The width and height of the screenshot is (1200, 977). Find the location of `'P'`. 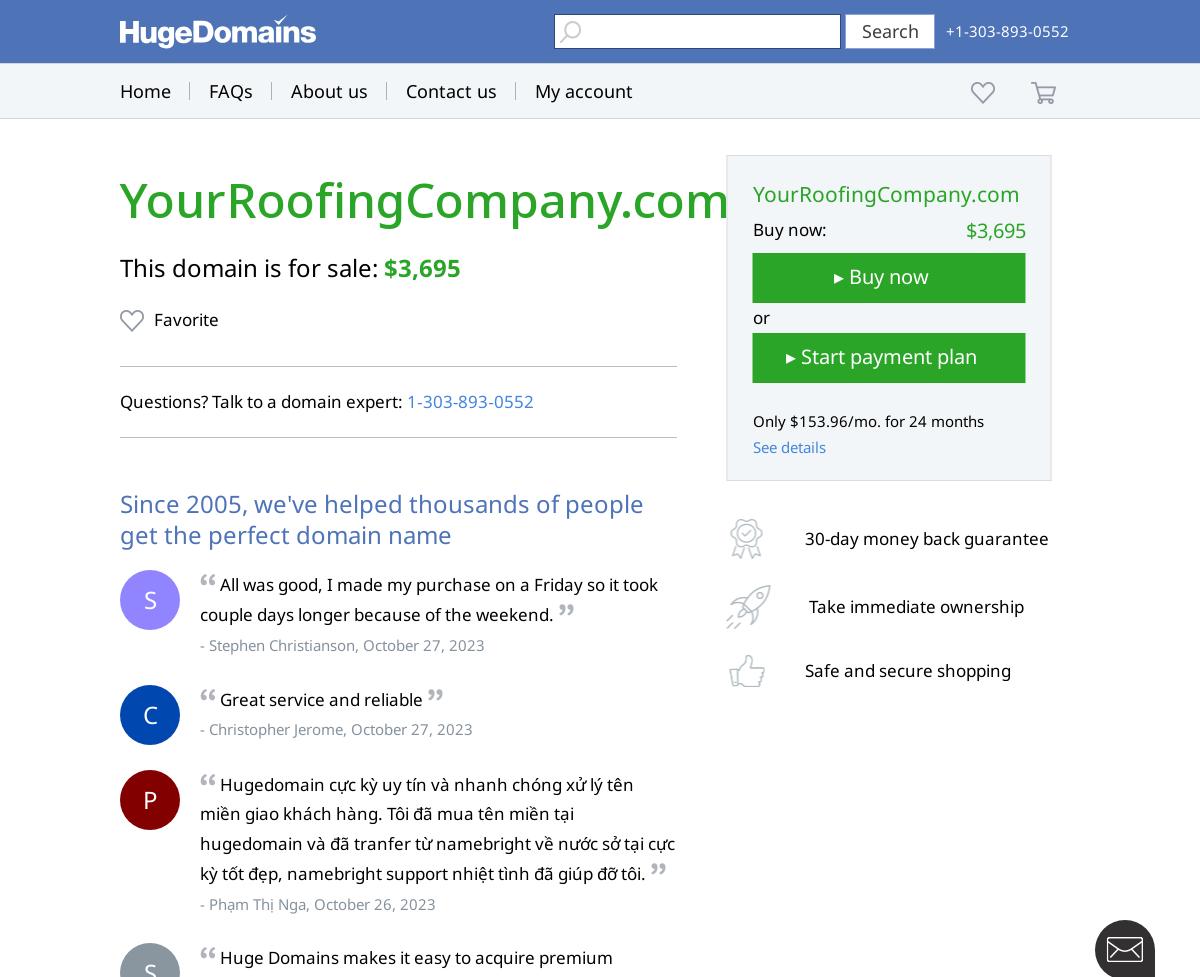

'P' is located at coordinates (149, 798).